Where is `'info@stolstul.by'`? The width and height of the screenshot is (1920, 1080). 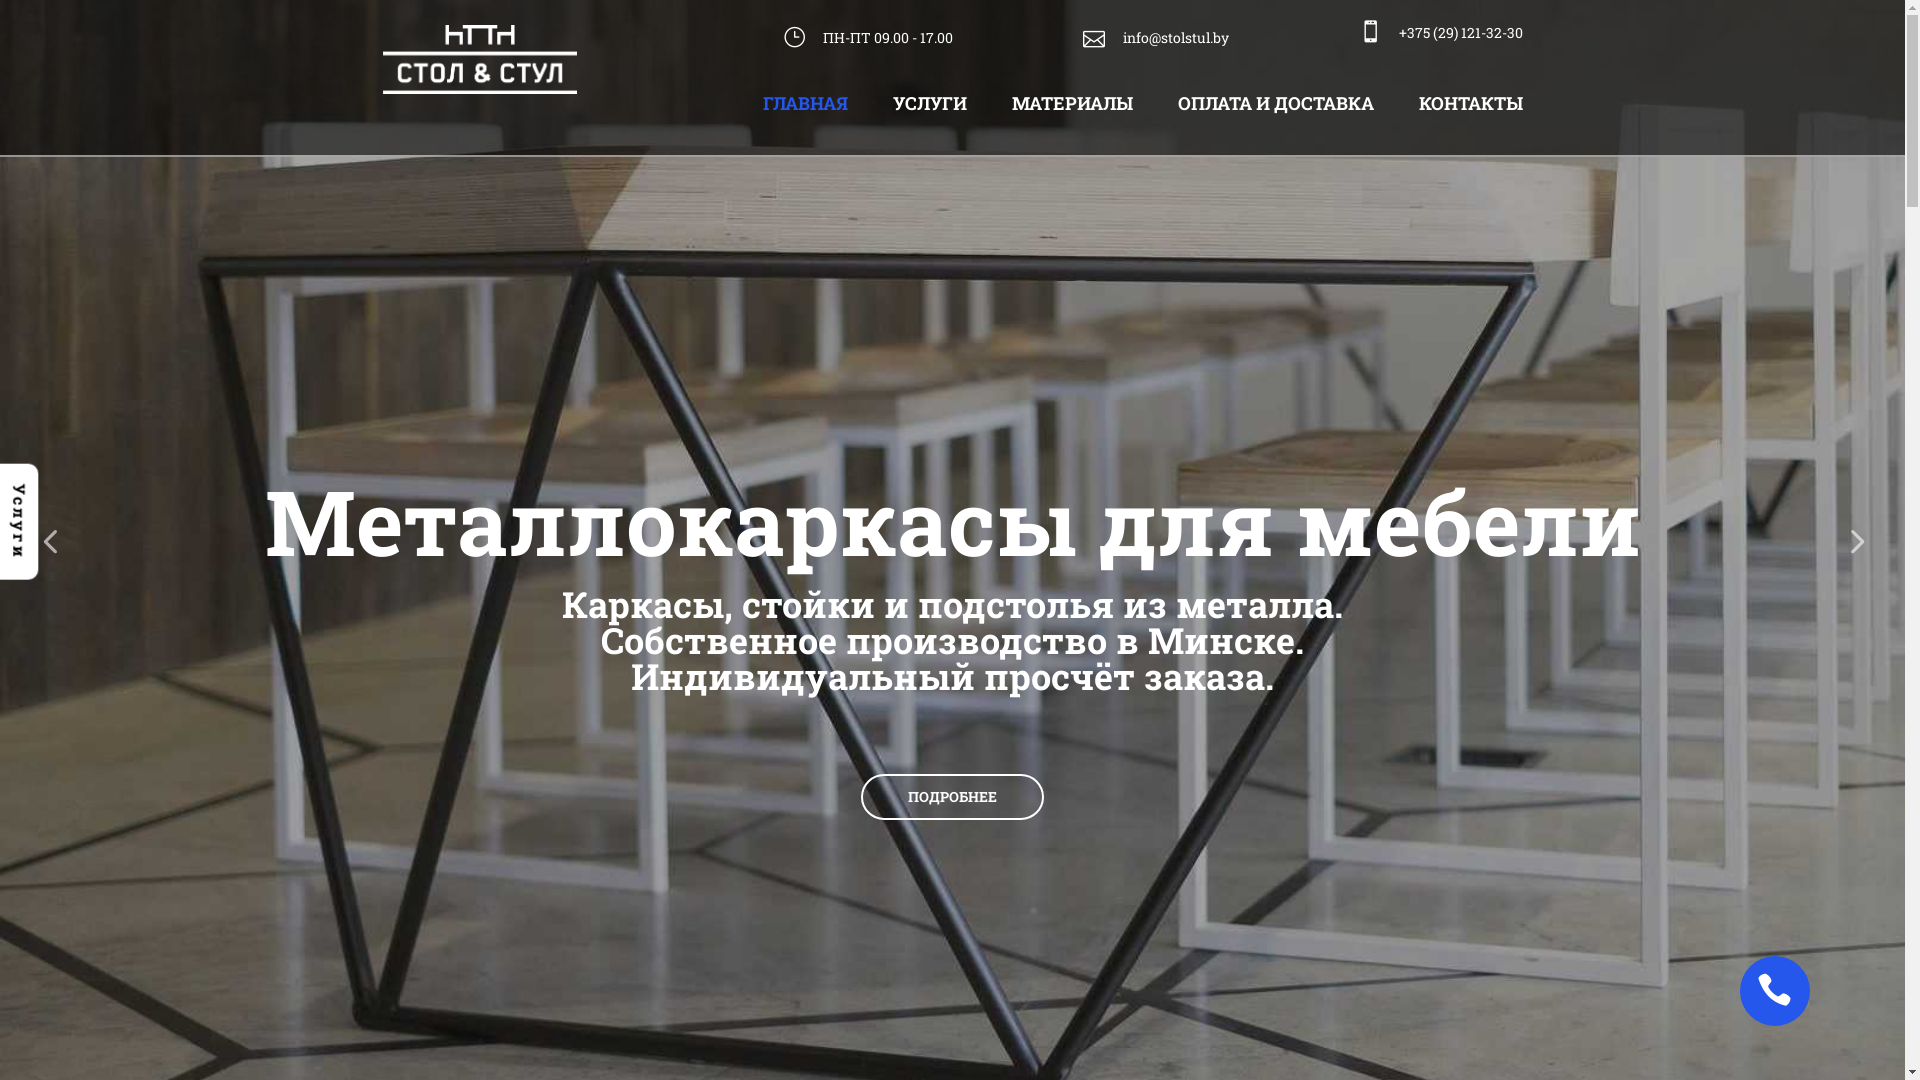
'info@stolstul.by' is located at coordinates (1155, 38).